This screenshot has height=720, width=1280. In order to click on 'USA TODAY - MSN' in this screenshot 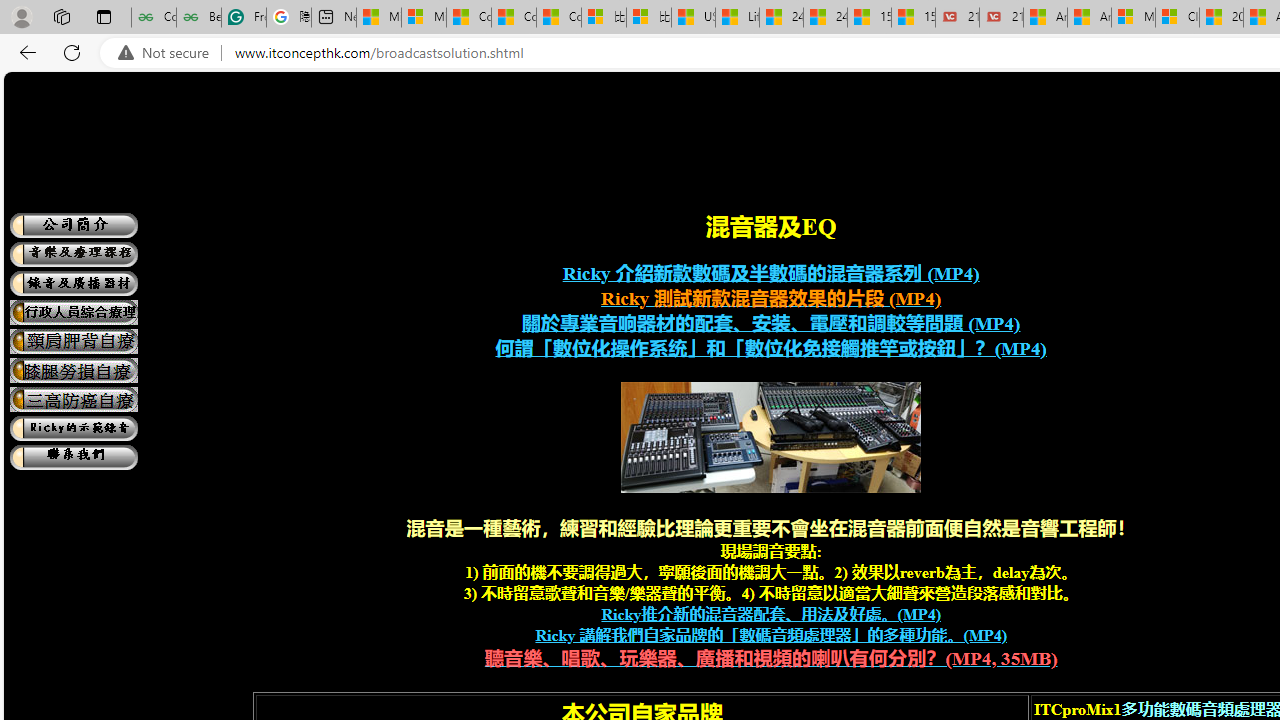, I will do `click(693, 17)`.